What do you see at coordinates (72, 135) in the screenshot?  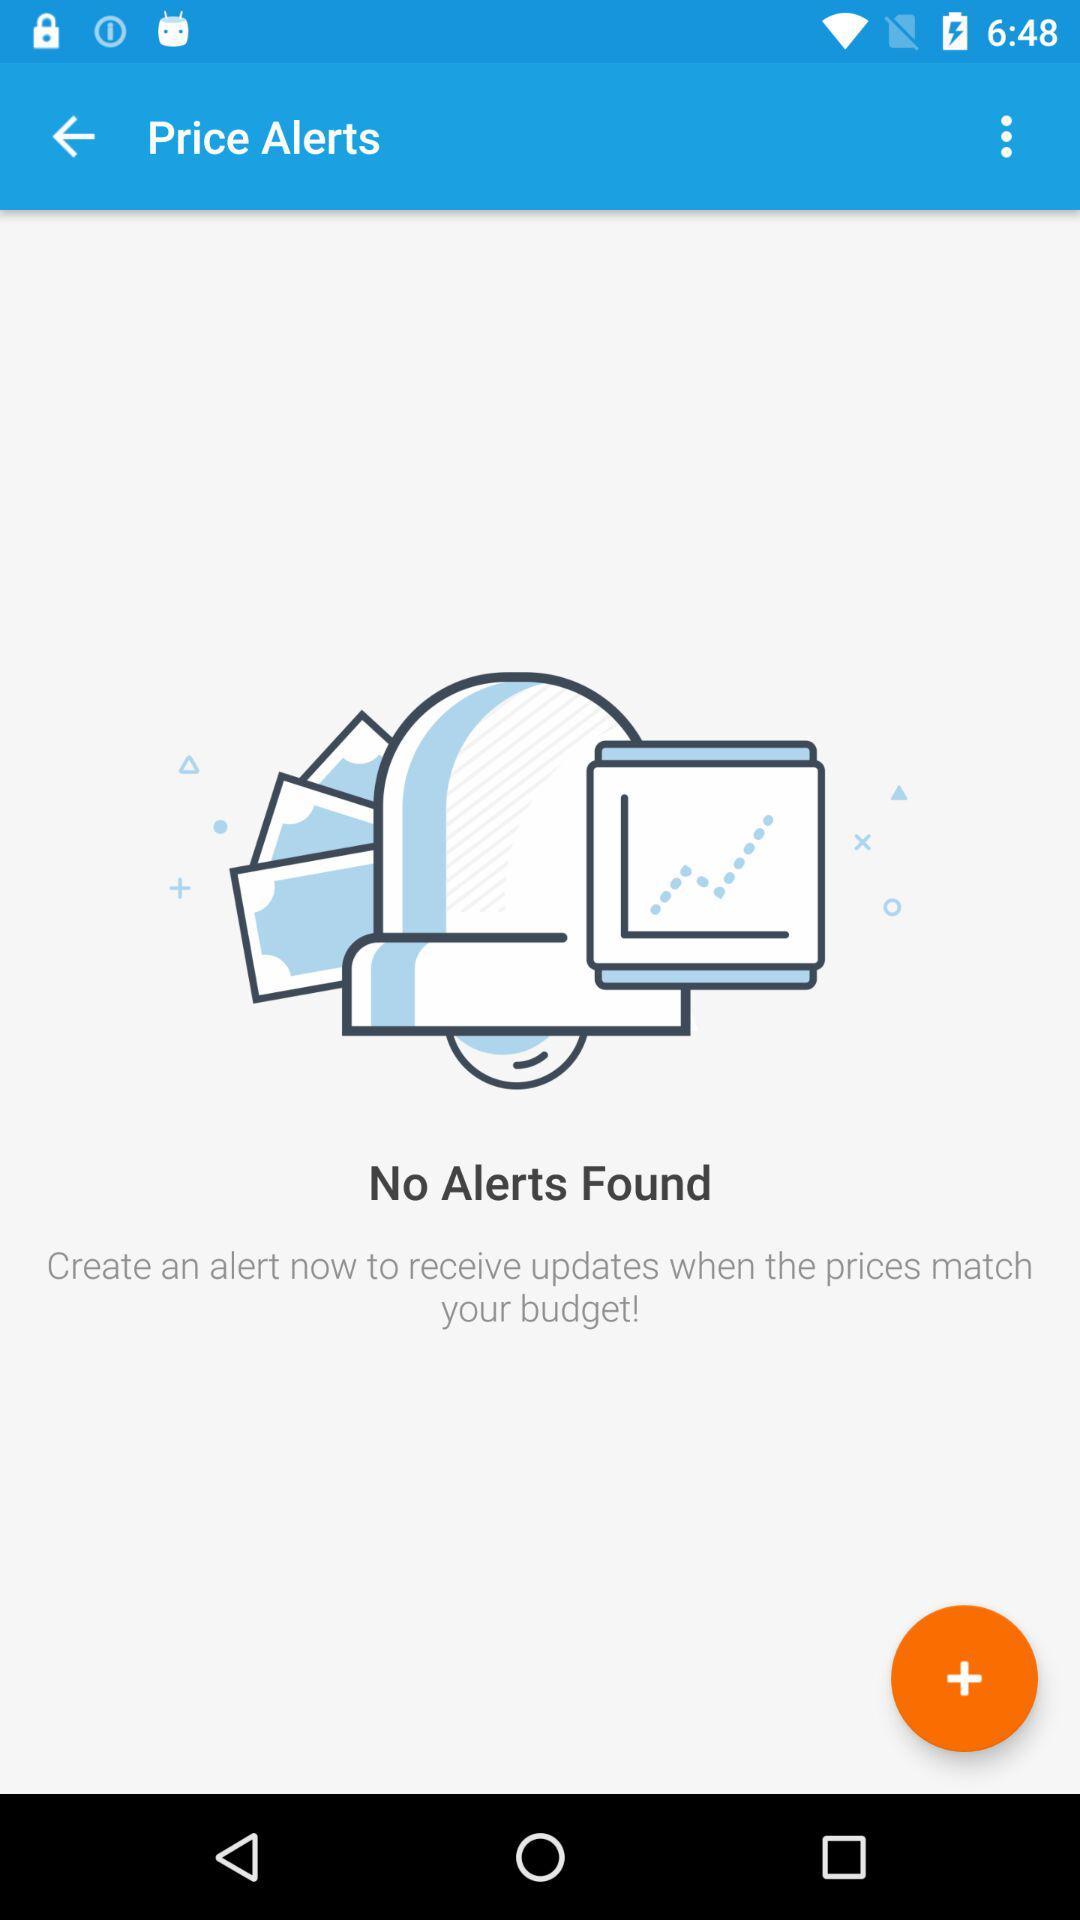 I see `the icon at the top left corner` at bounding box center [72, 135].